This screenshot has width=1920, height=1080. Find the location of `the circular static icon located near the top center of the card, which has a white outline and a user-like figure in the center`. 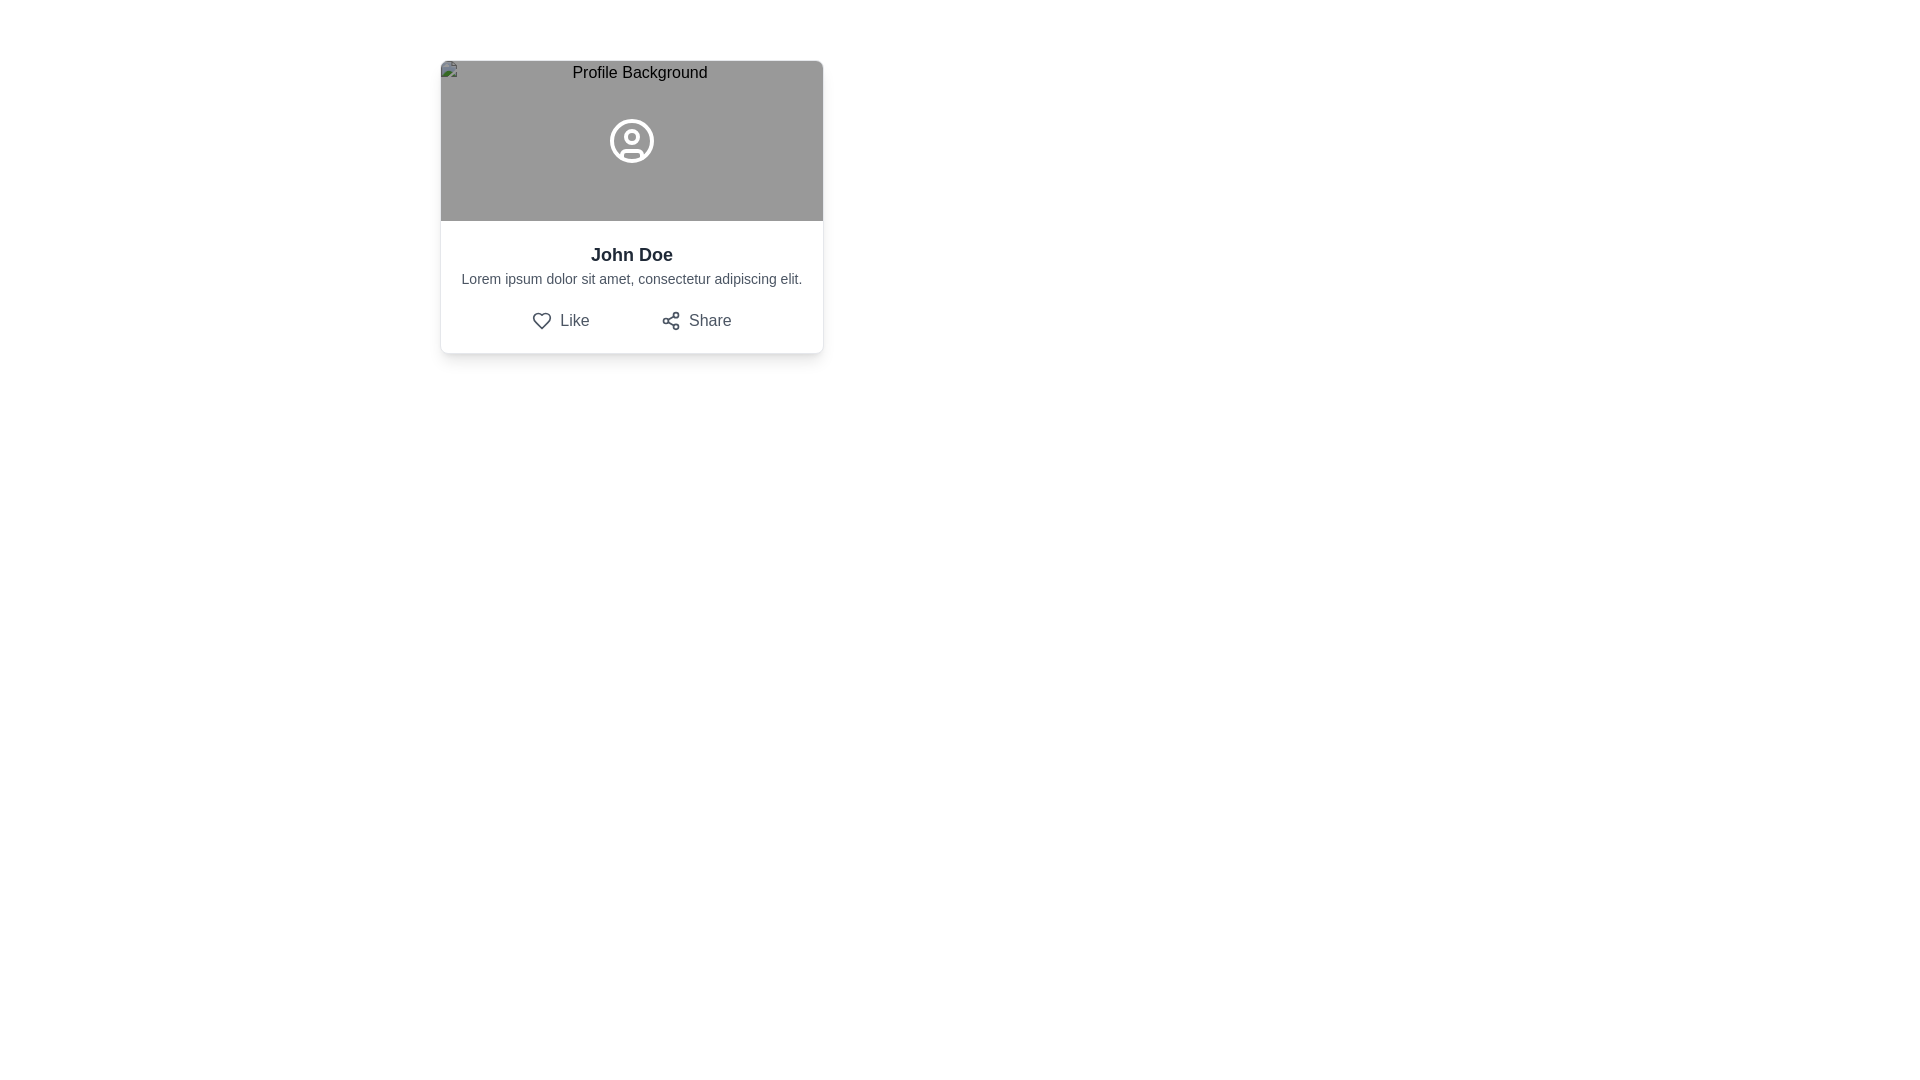

the circular static icon located near the top center of the card, which has a white outline and a user-like figure in the center is located at coordinates (631, 140).